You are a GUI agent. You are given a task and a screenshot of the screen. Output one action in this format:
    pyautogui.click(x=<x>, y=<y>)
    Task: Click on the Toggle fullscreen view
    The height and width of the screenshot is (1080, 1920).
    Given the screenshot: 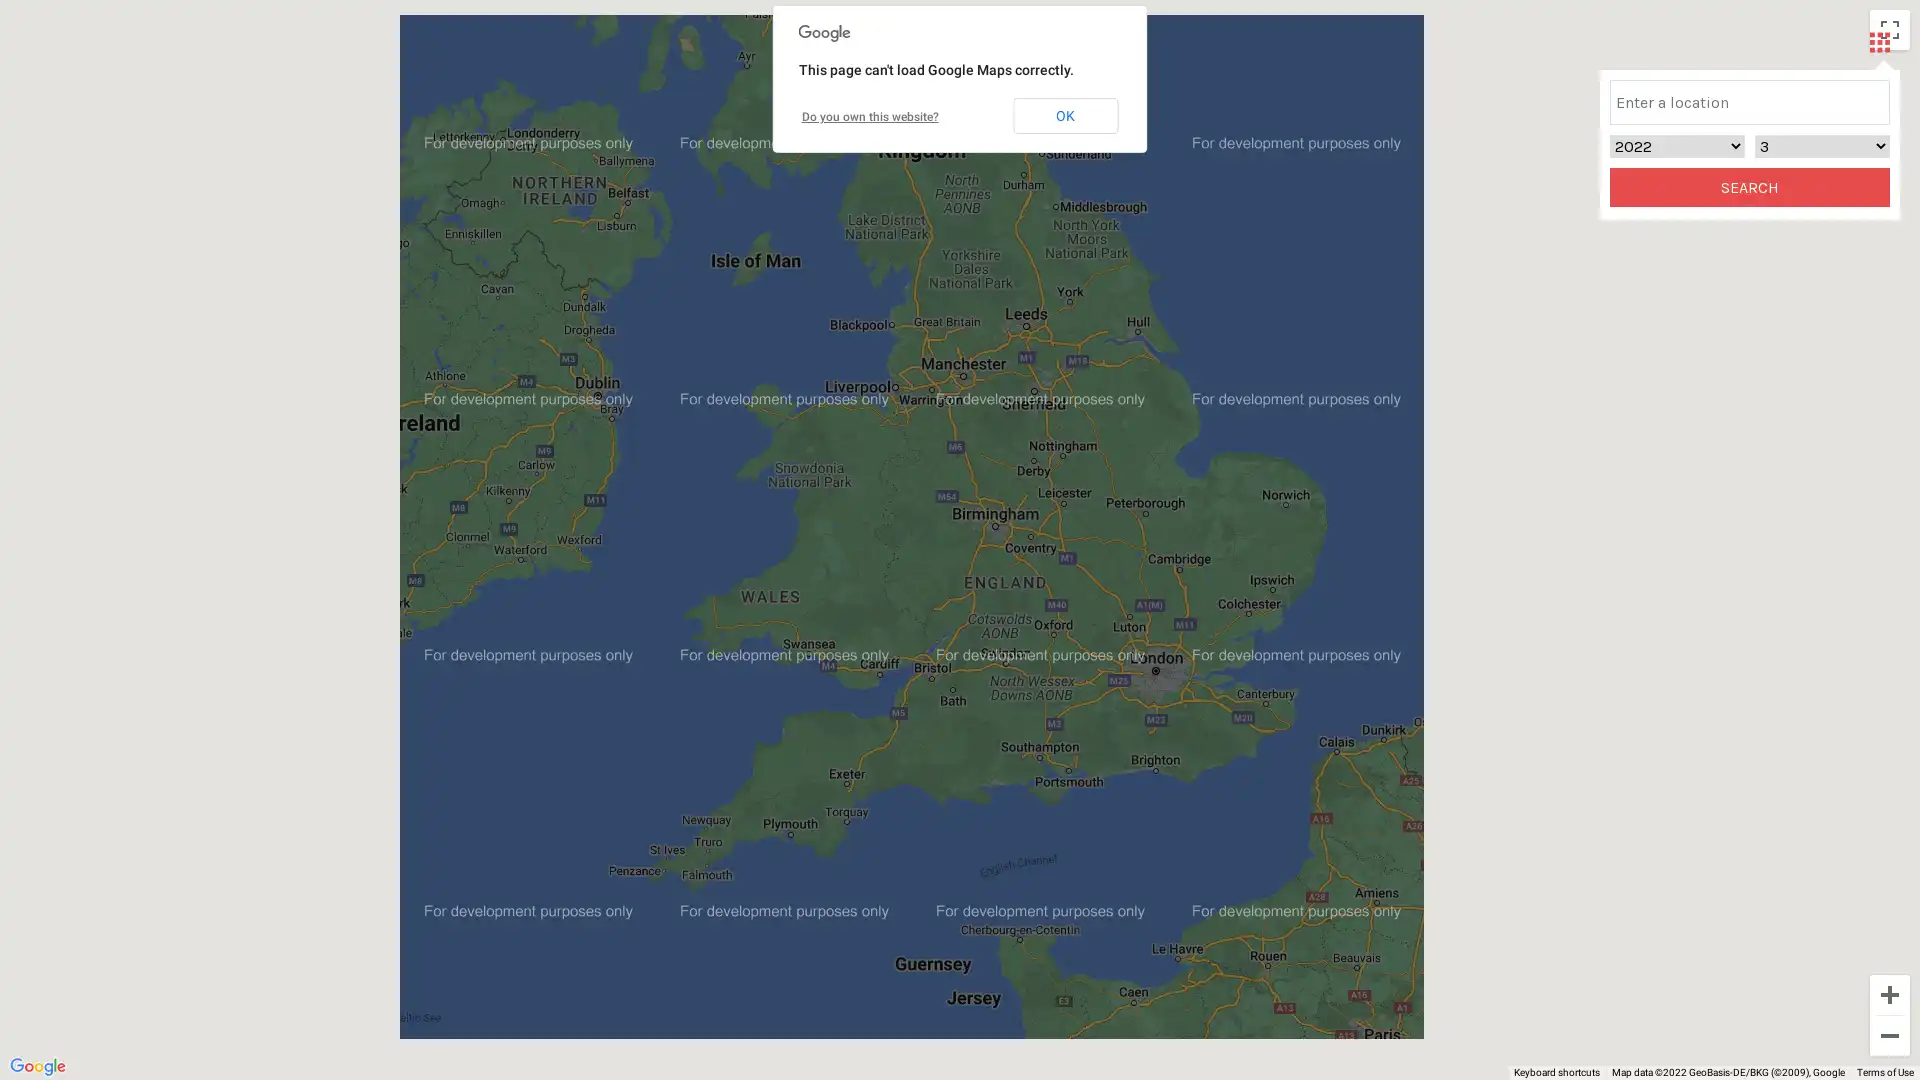 What is the action you would take?
    pyautogui.click(x=1889, y=30)
    